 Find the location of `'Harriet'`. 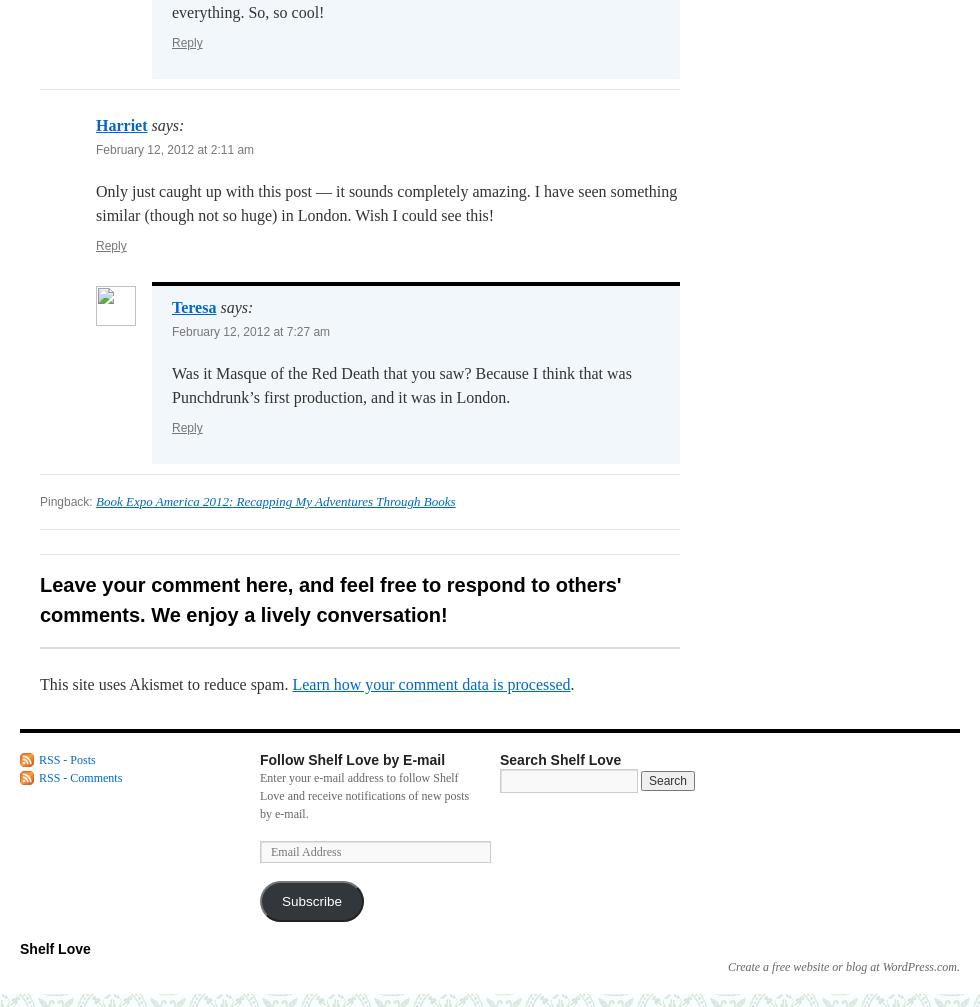

'Harriet' is located at coordinates (121, 125).